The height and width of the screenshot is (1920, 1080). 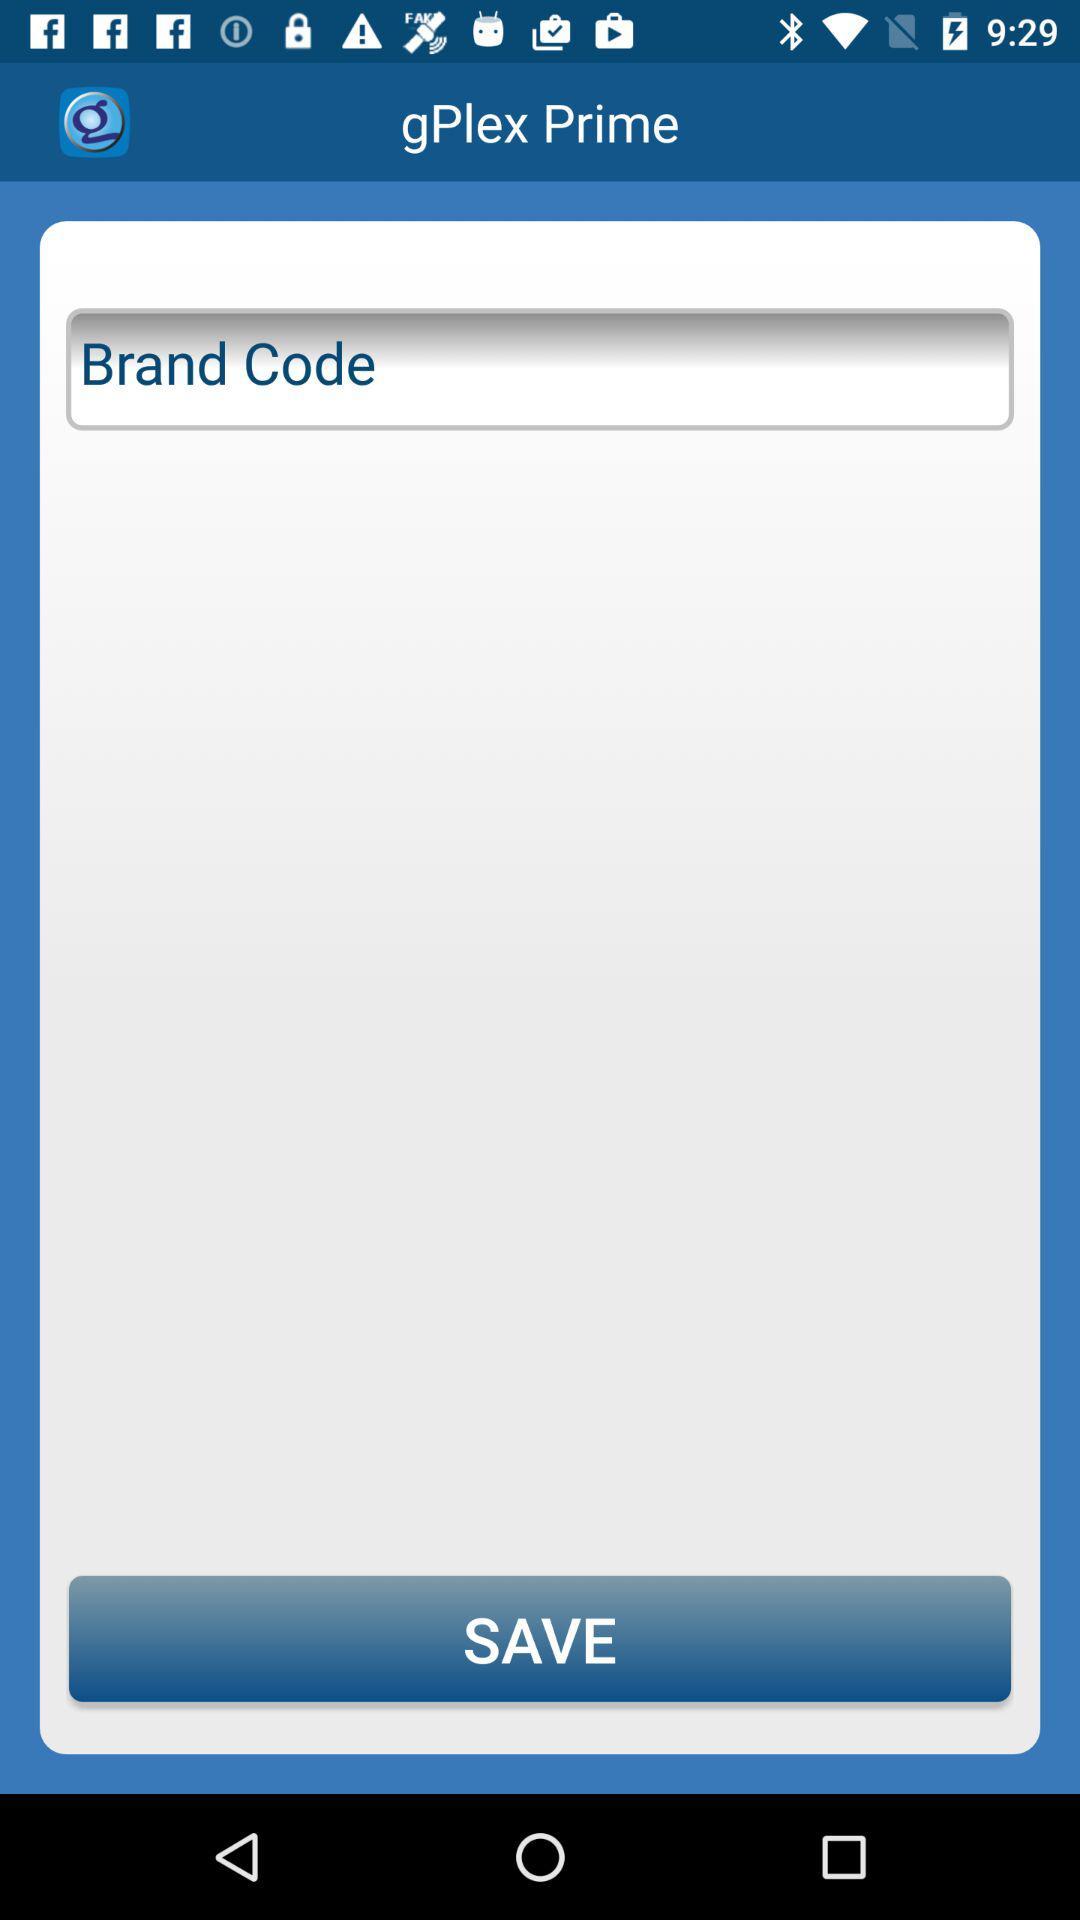 What do you see at coordinates (540, 365) in the screenshot?
I see `icon above save item` at bounding box center [540, 365].